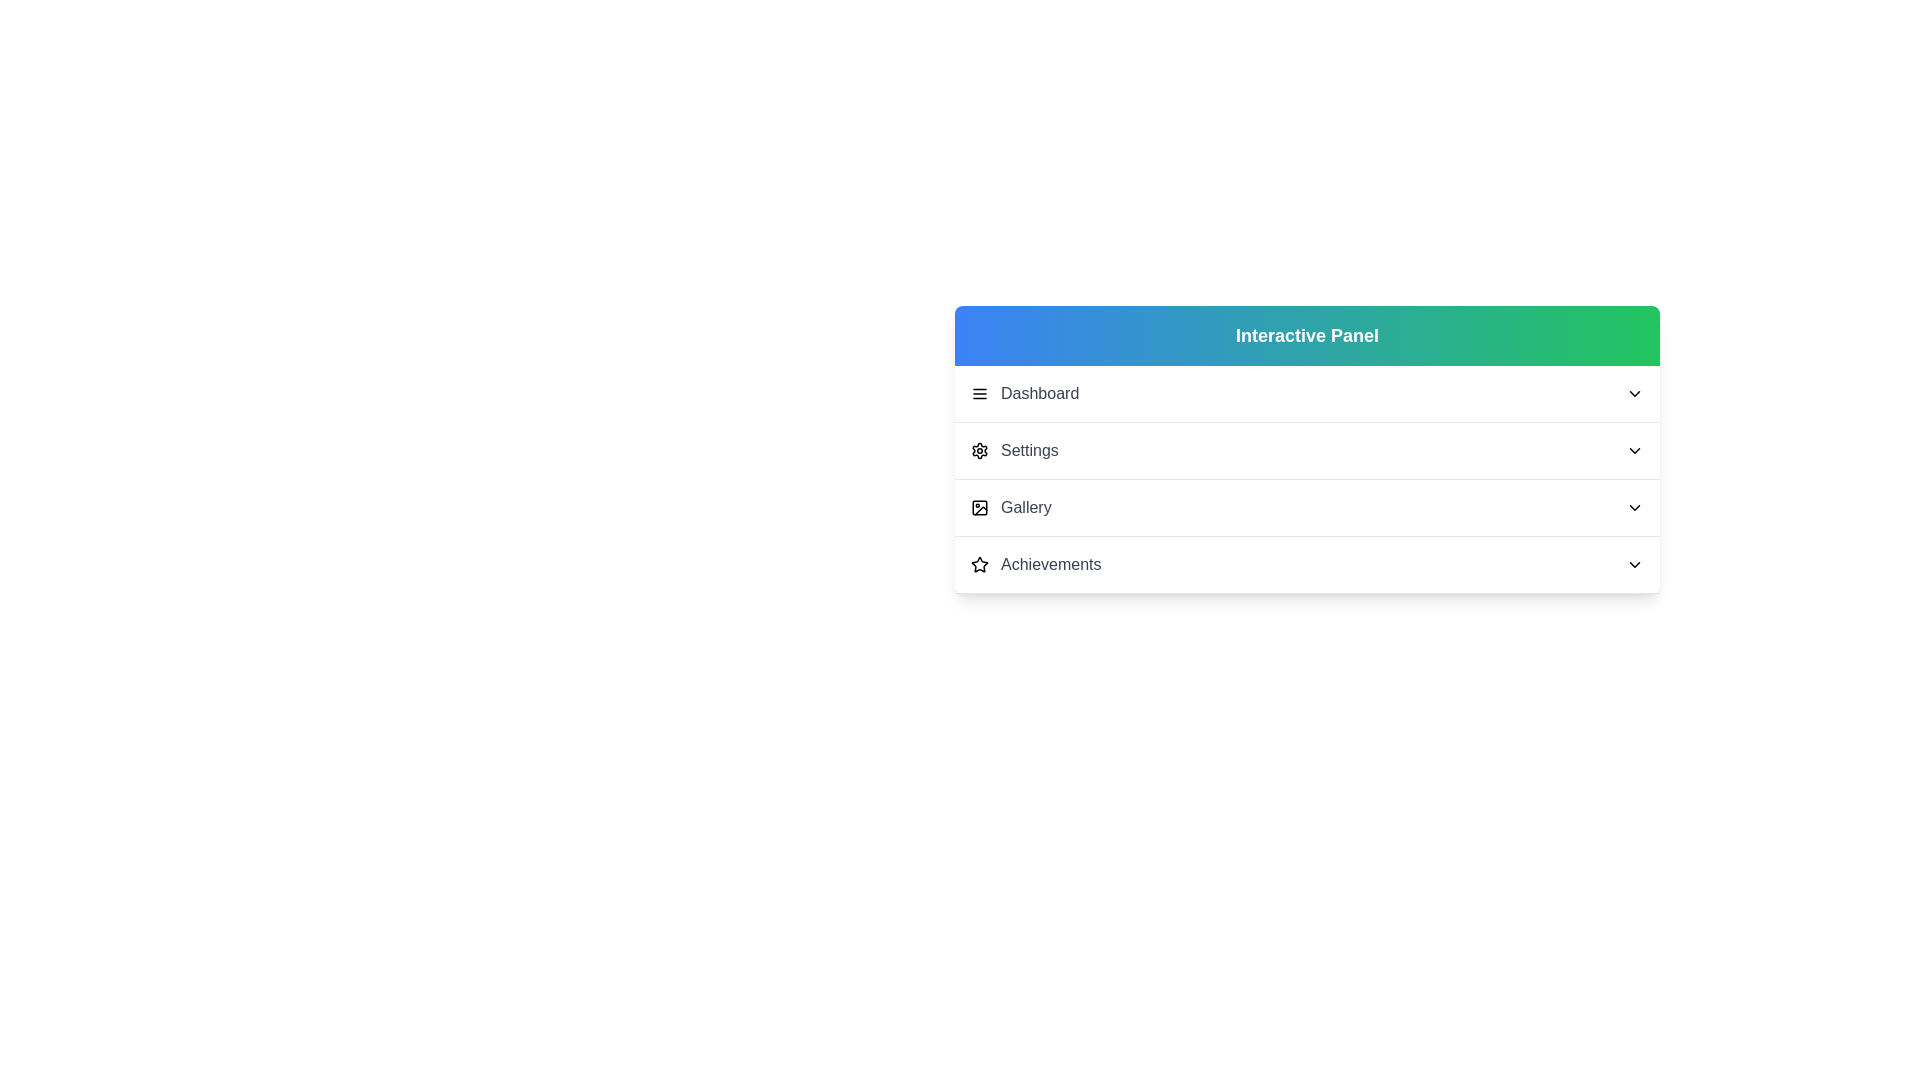 This screenshot has height=1080, width=1920. I want to click on the gallery icon located, so click(979, 507).